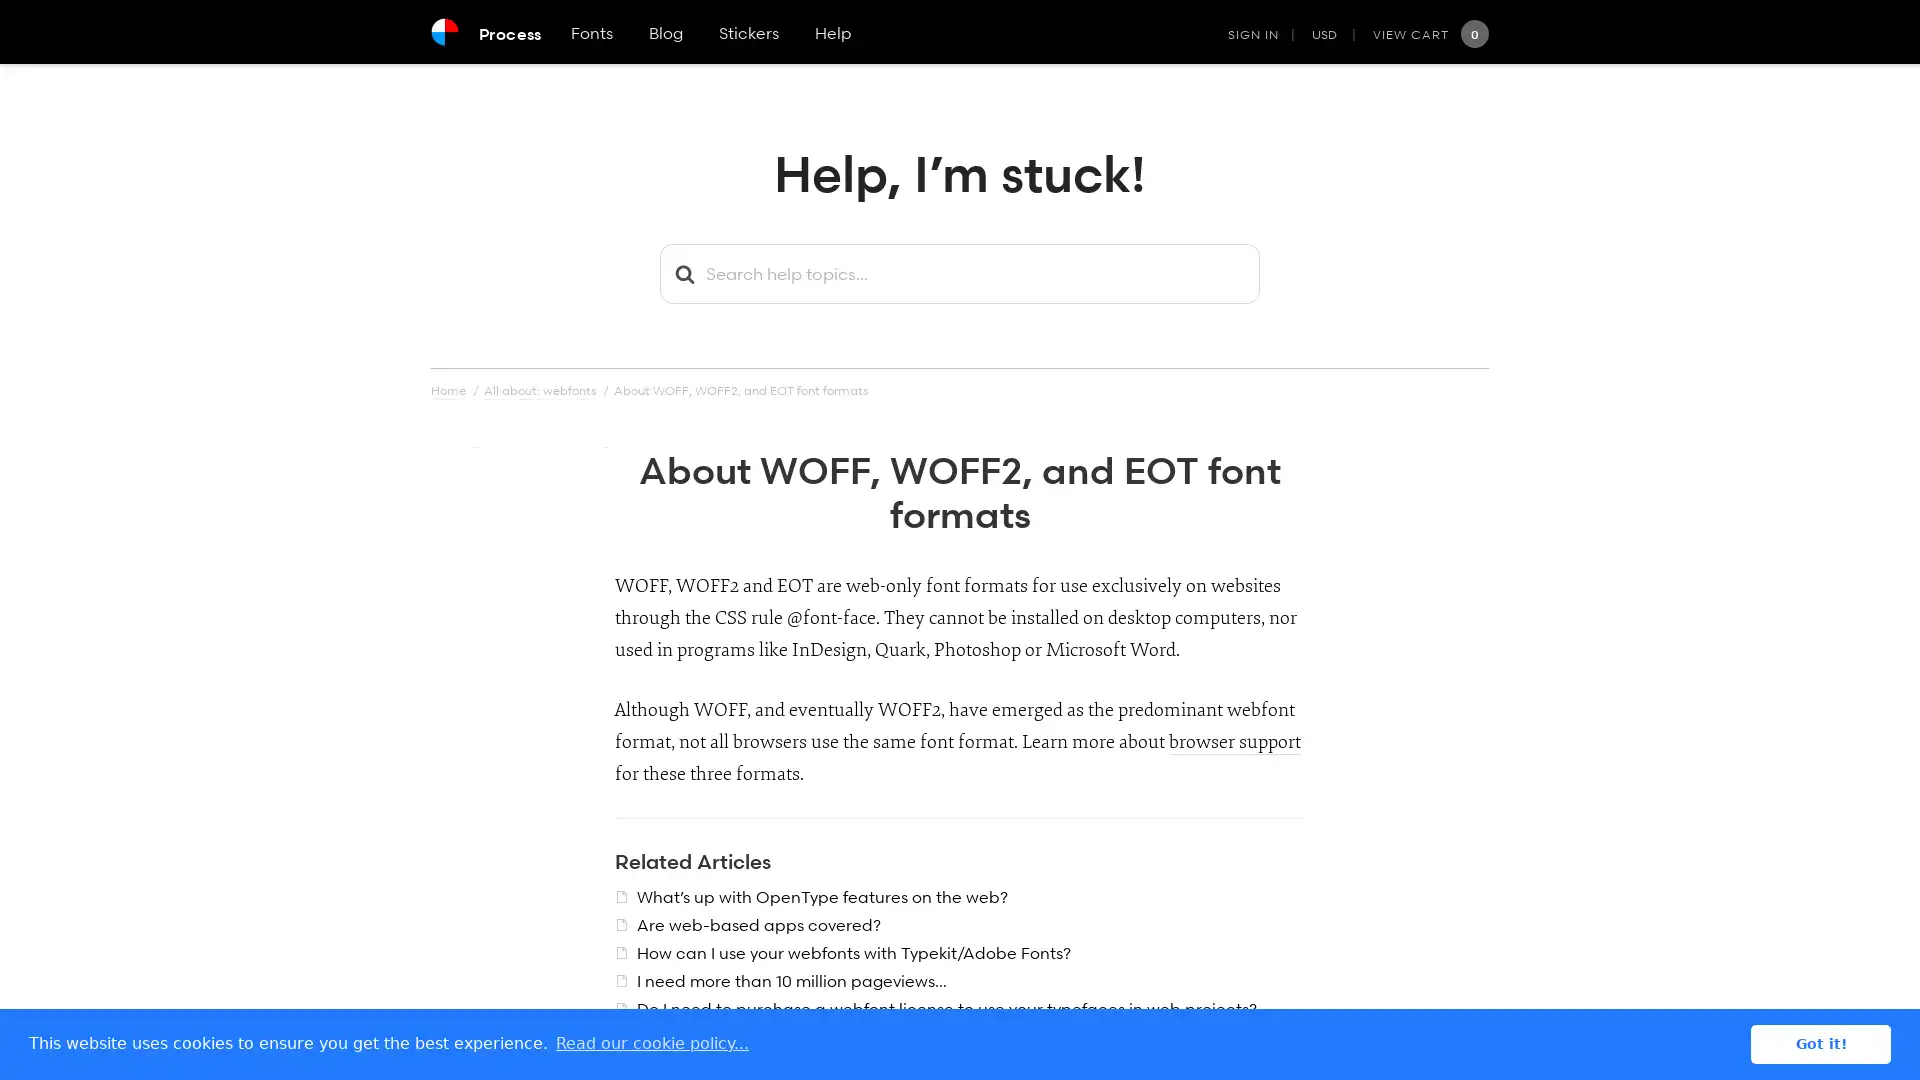 The width and height of the screenshot is (1920, 1080). Describe the element at coordinates (1820, 1043) in the screenshot. I see `dismiss cookie message` at that location.